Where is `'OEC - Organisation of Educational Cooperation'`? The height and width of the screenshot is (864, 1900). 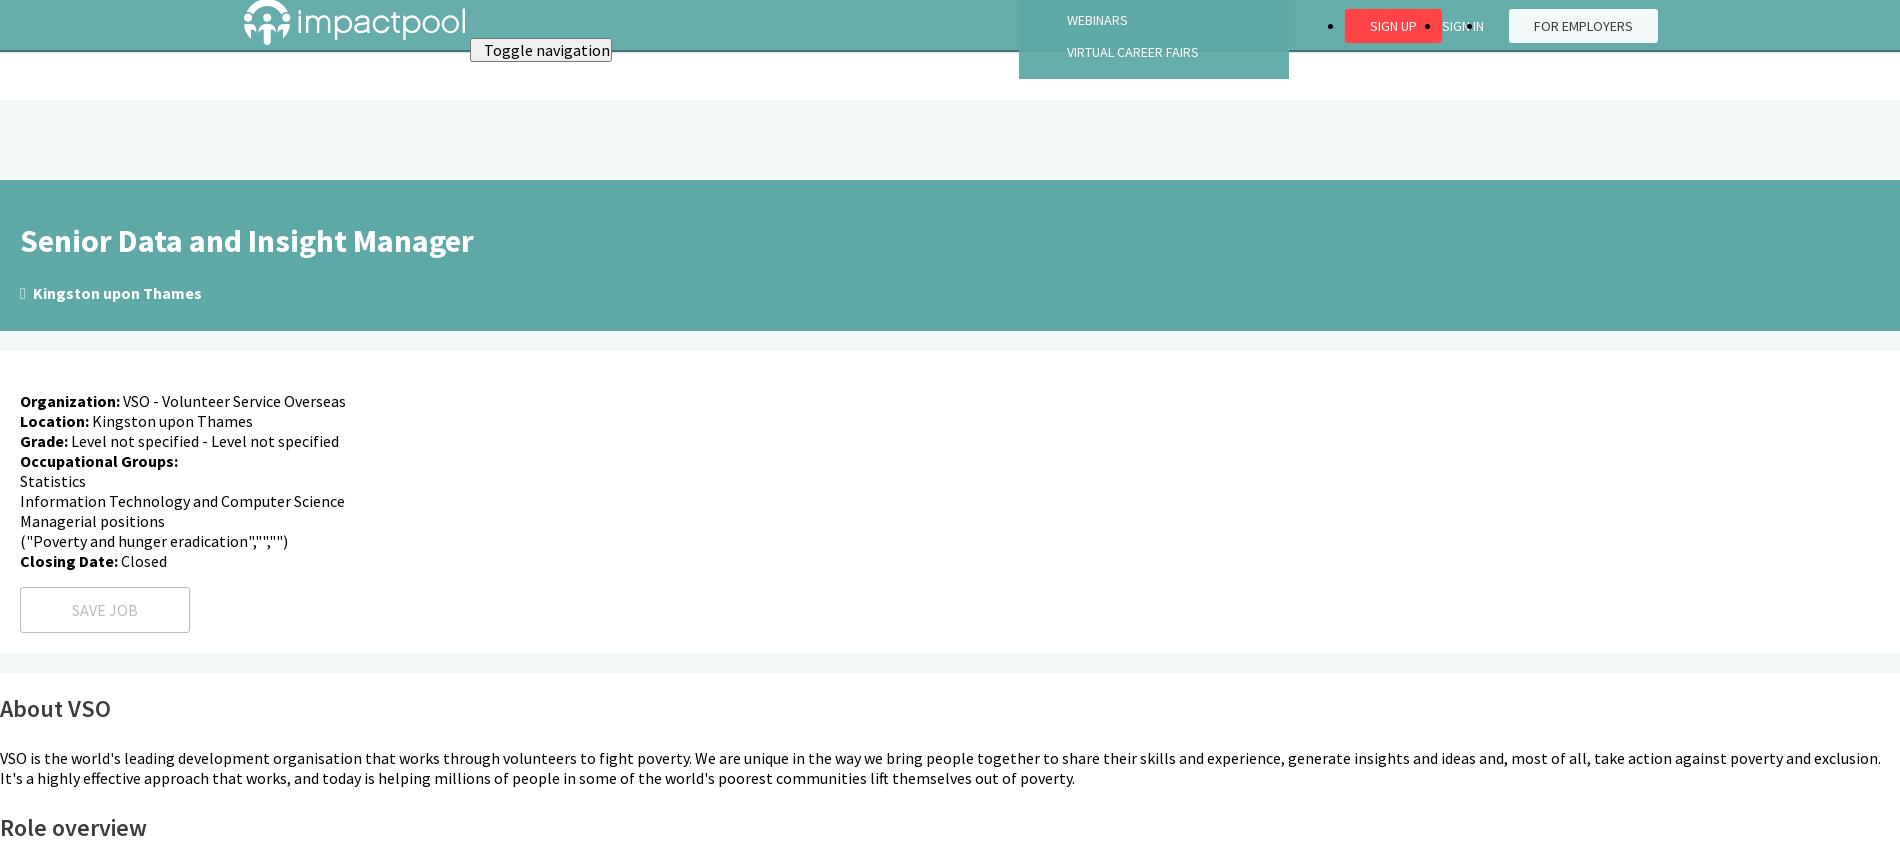 'OEC - Organisation of Educational Cooperation' is located at coordinates (197, 651).